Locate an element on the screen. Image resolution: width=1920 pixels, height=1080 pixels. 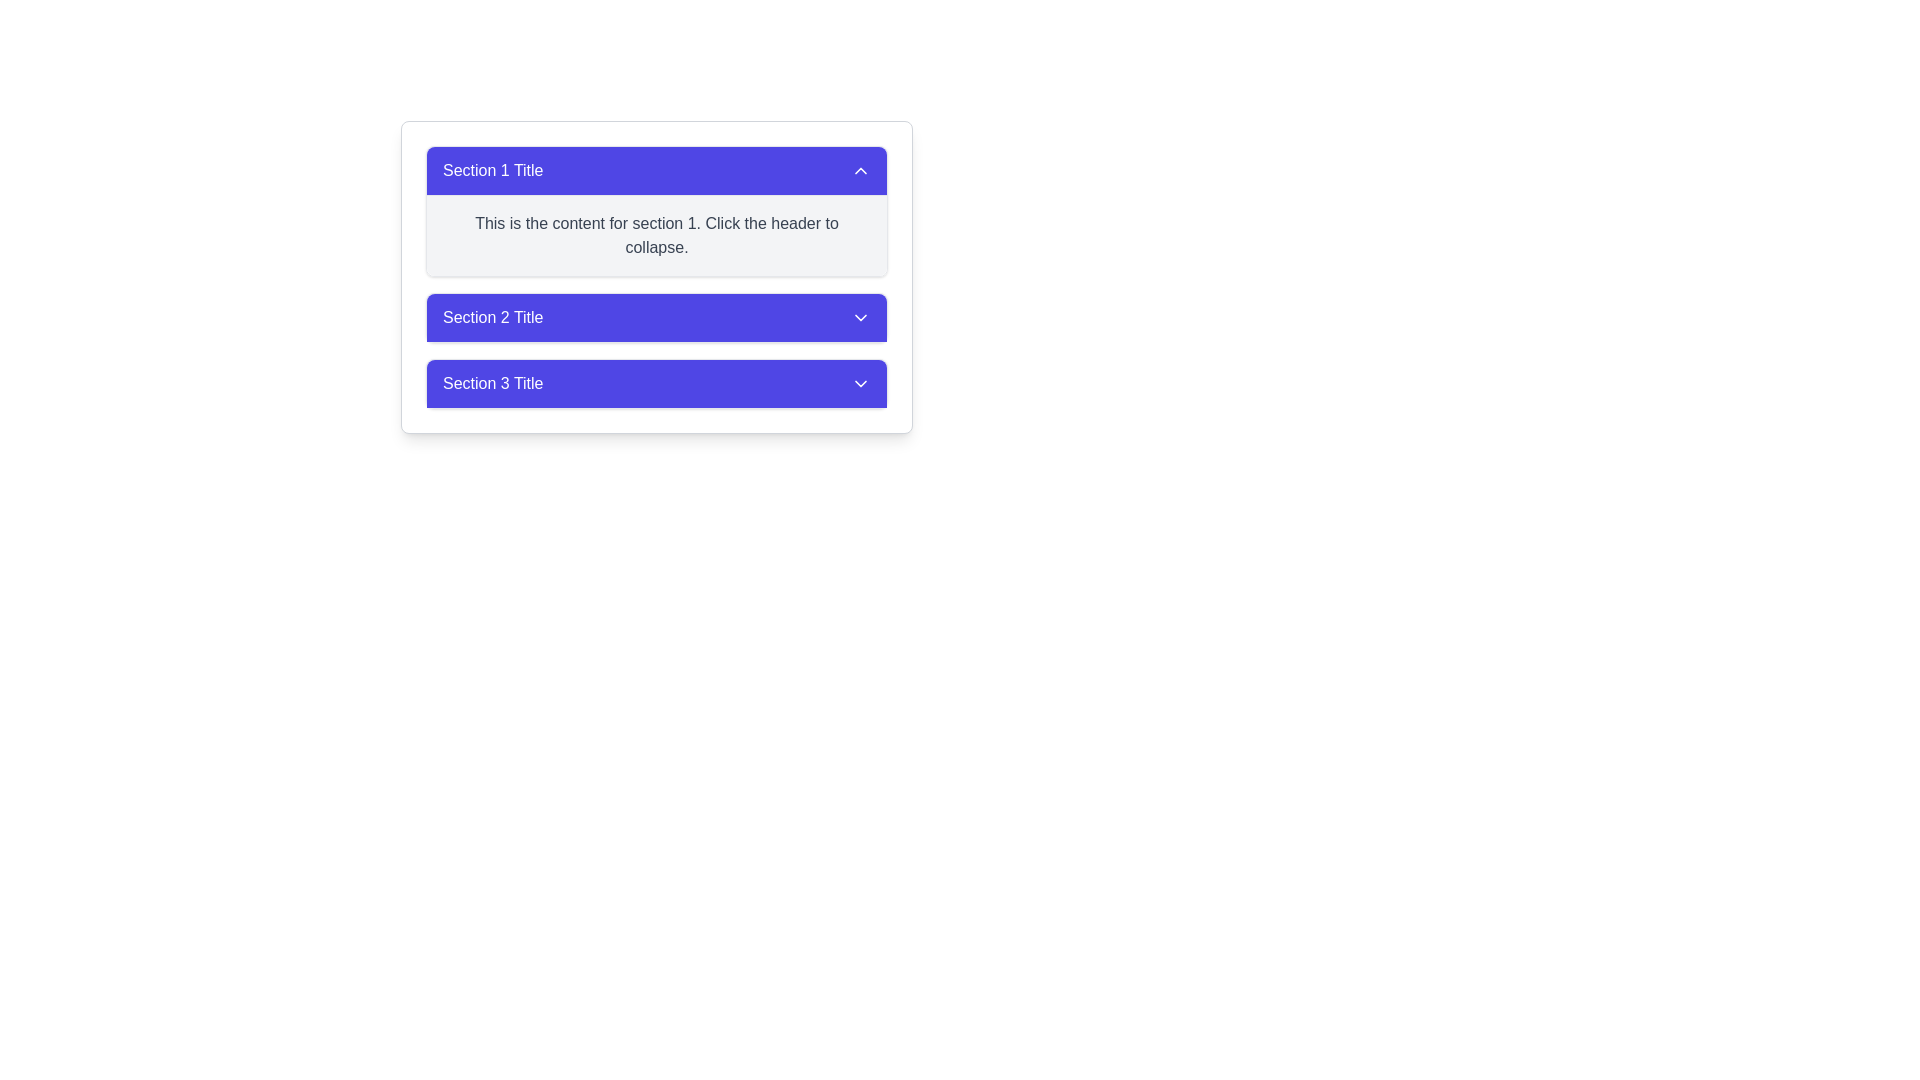
the first collapsible section, identified by its title bar, to trigger potential hover effects on interactive elements is located at coordinates (657, 211).